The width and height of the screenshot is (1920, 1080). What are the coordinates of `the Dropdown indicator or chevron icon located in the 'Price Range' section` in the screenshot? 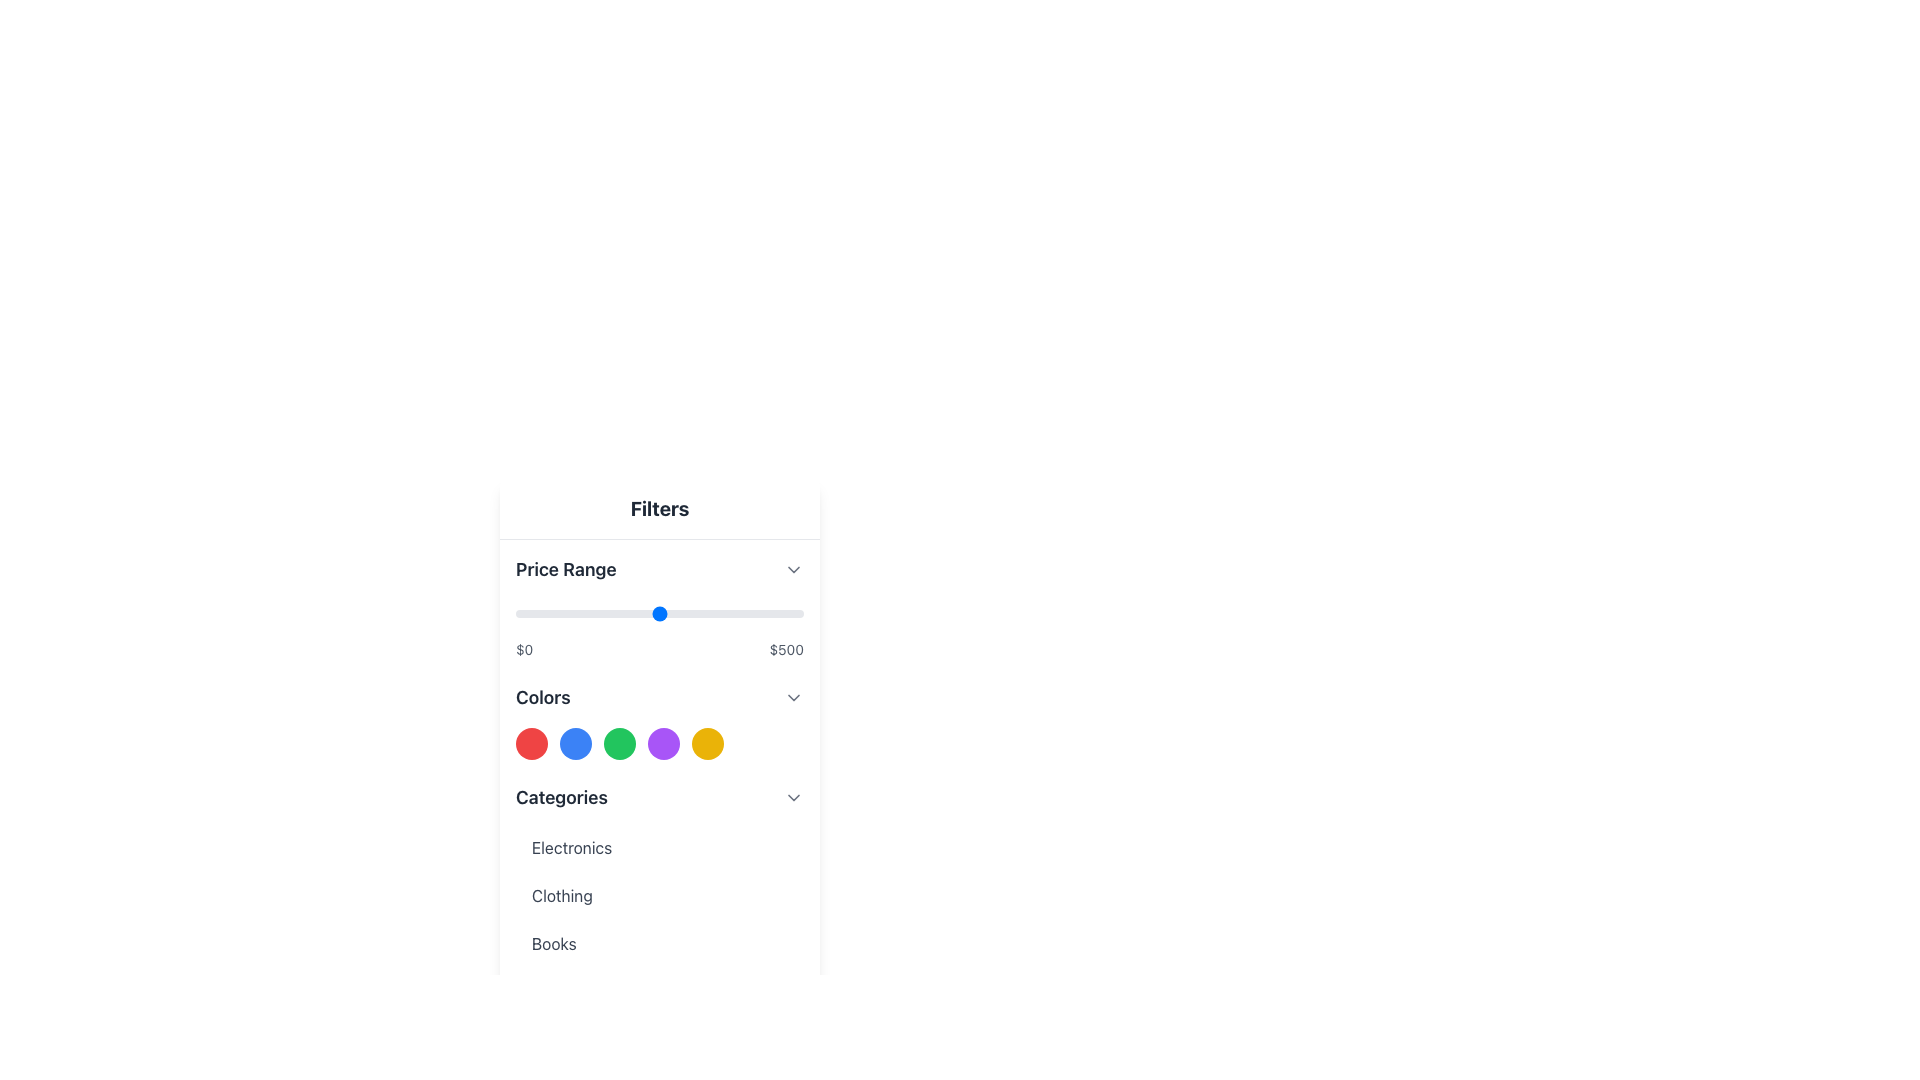 It's located at (792, 570).